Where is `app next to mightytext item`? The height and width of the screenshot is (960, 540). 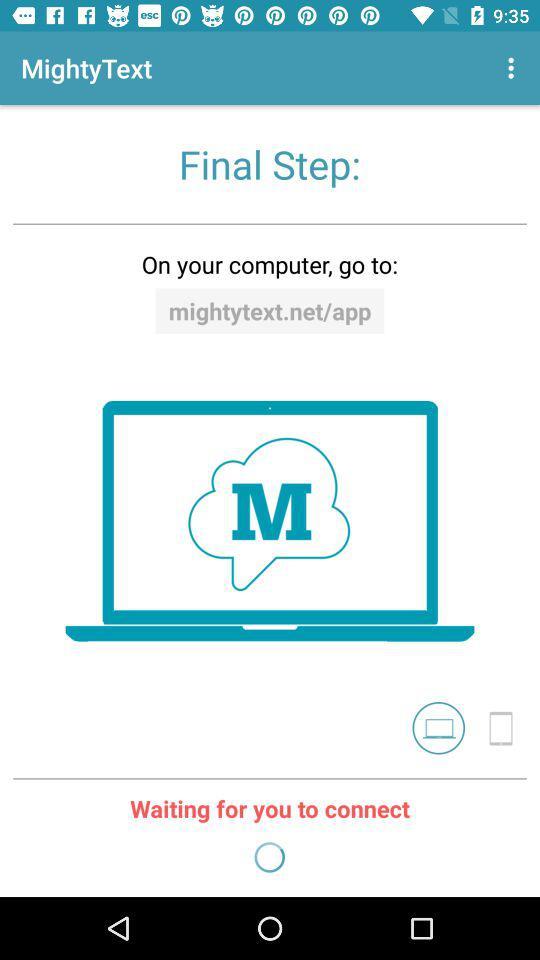
app next to mightytext item is located at coordinates (513, 68).